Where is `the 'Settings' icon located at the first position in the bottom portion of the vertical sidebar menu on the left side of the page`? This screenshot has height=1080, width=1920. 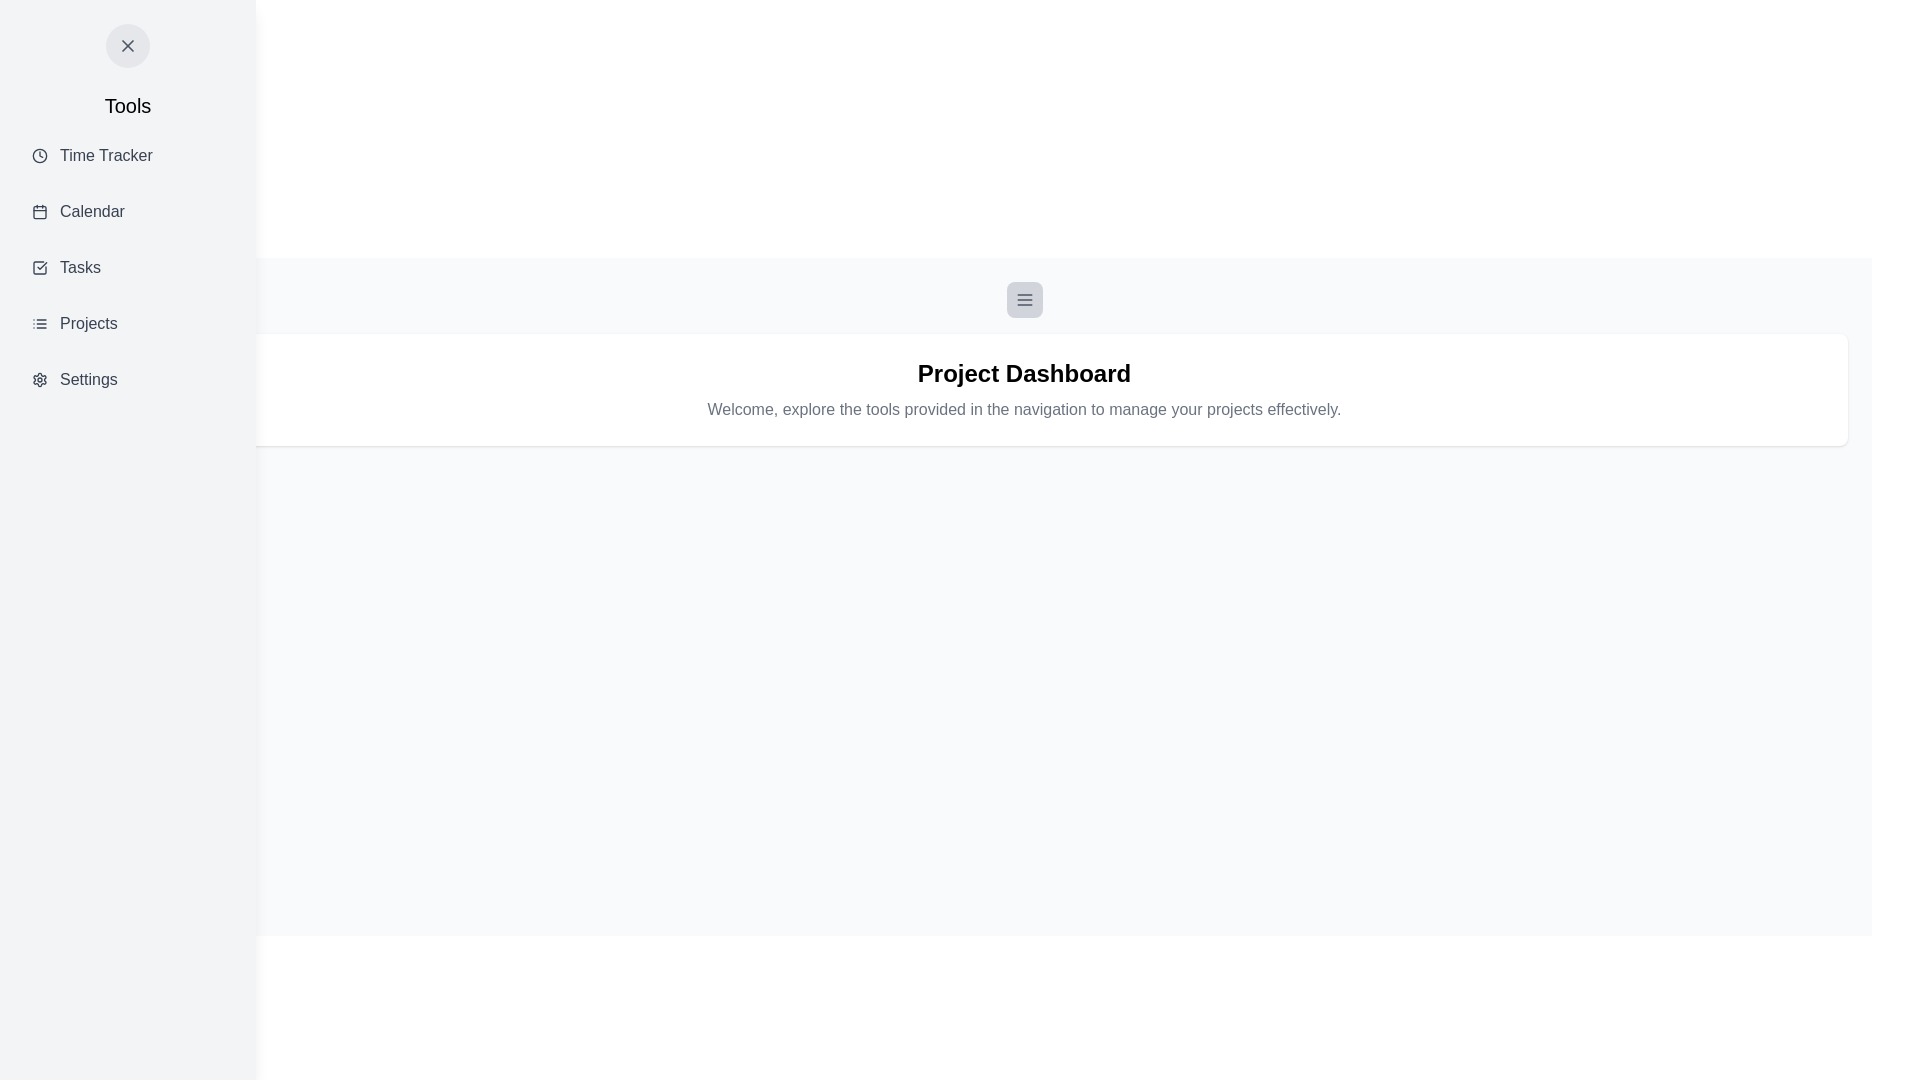
the 'Settings' icon located at the first position in the bottom portion of the vertical sidebar menu on the left side of the page is located at coordinates (39, 380).